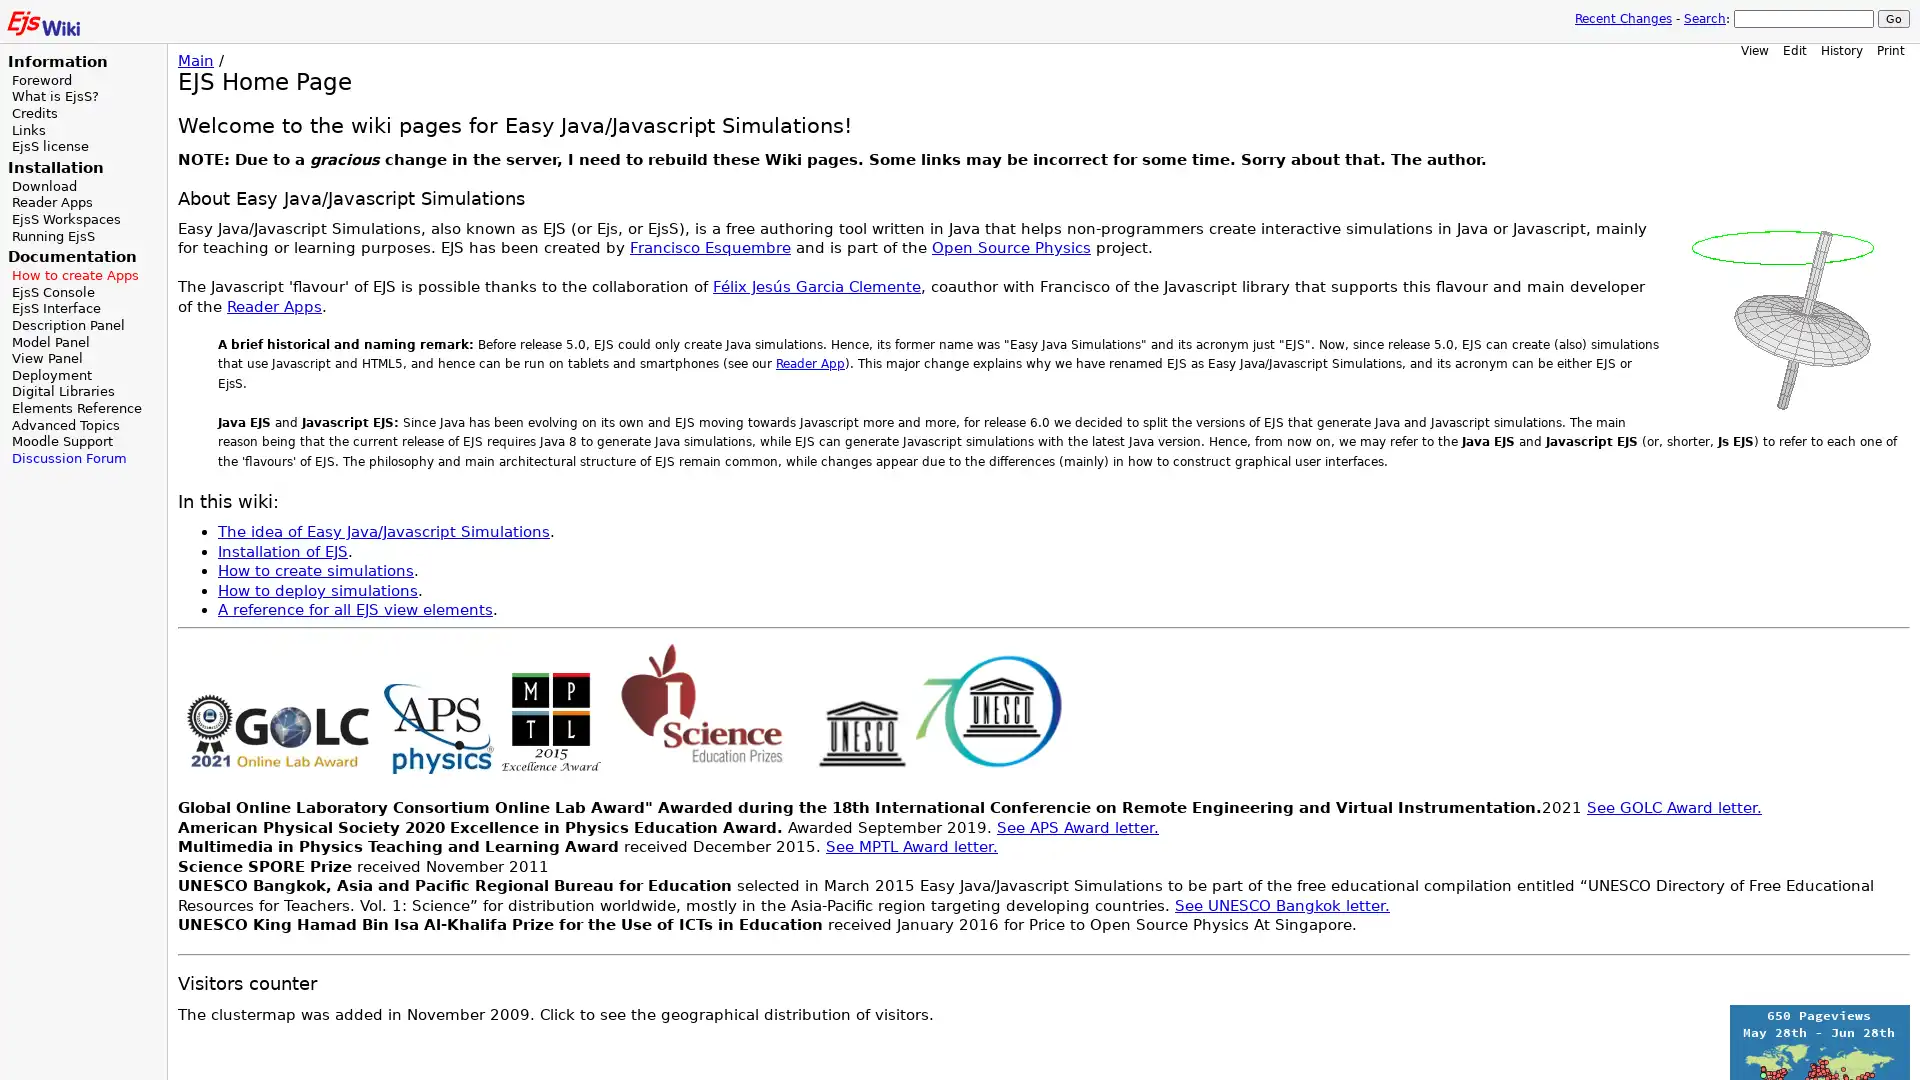  What do you see at coordinates (1893, 19) in the screenshot?
I see `Go` at bounding box center [1893, 19].